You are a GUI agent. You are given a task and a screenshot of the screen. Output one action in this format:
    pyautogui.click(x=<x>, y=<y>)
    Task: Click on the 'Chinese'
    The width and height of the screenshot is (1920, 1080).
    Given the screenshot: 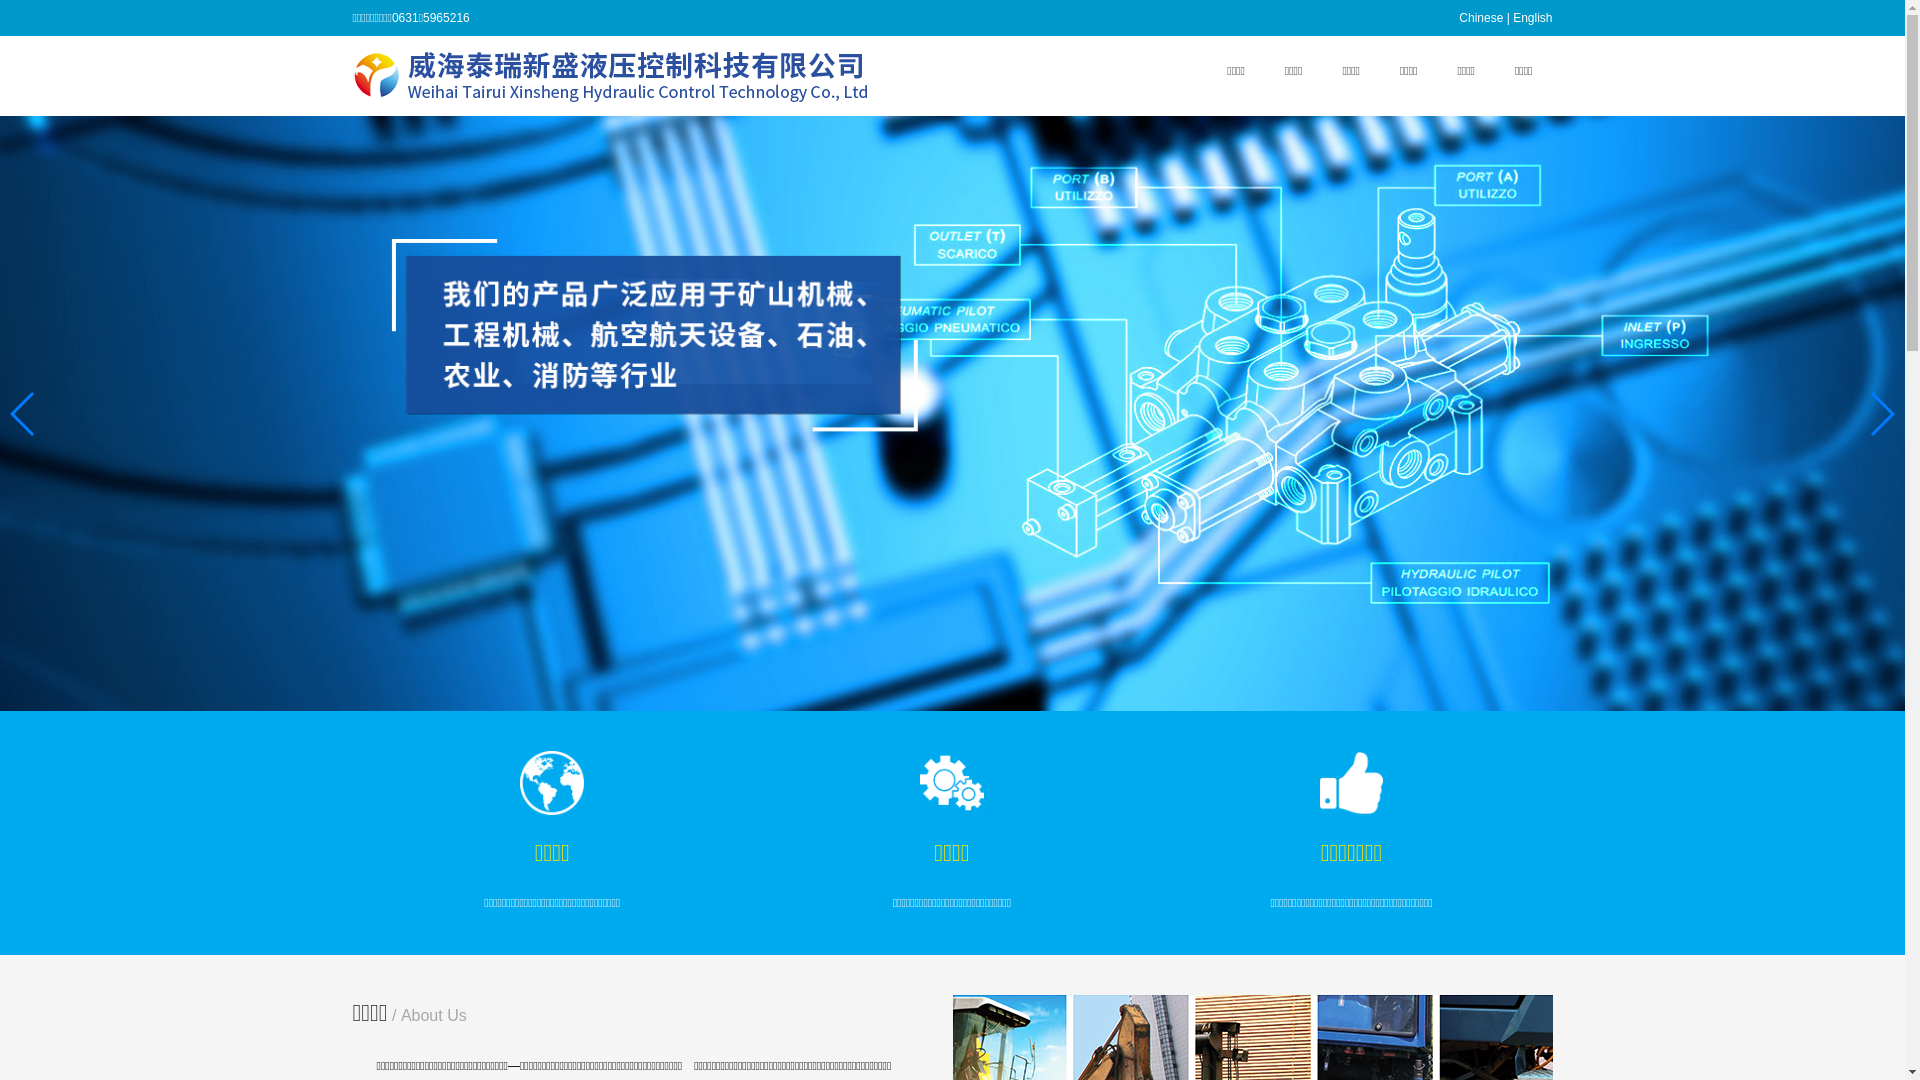 What is the action you would take?
    pyautogui.click(x=1459, y=18)
    